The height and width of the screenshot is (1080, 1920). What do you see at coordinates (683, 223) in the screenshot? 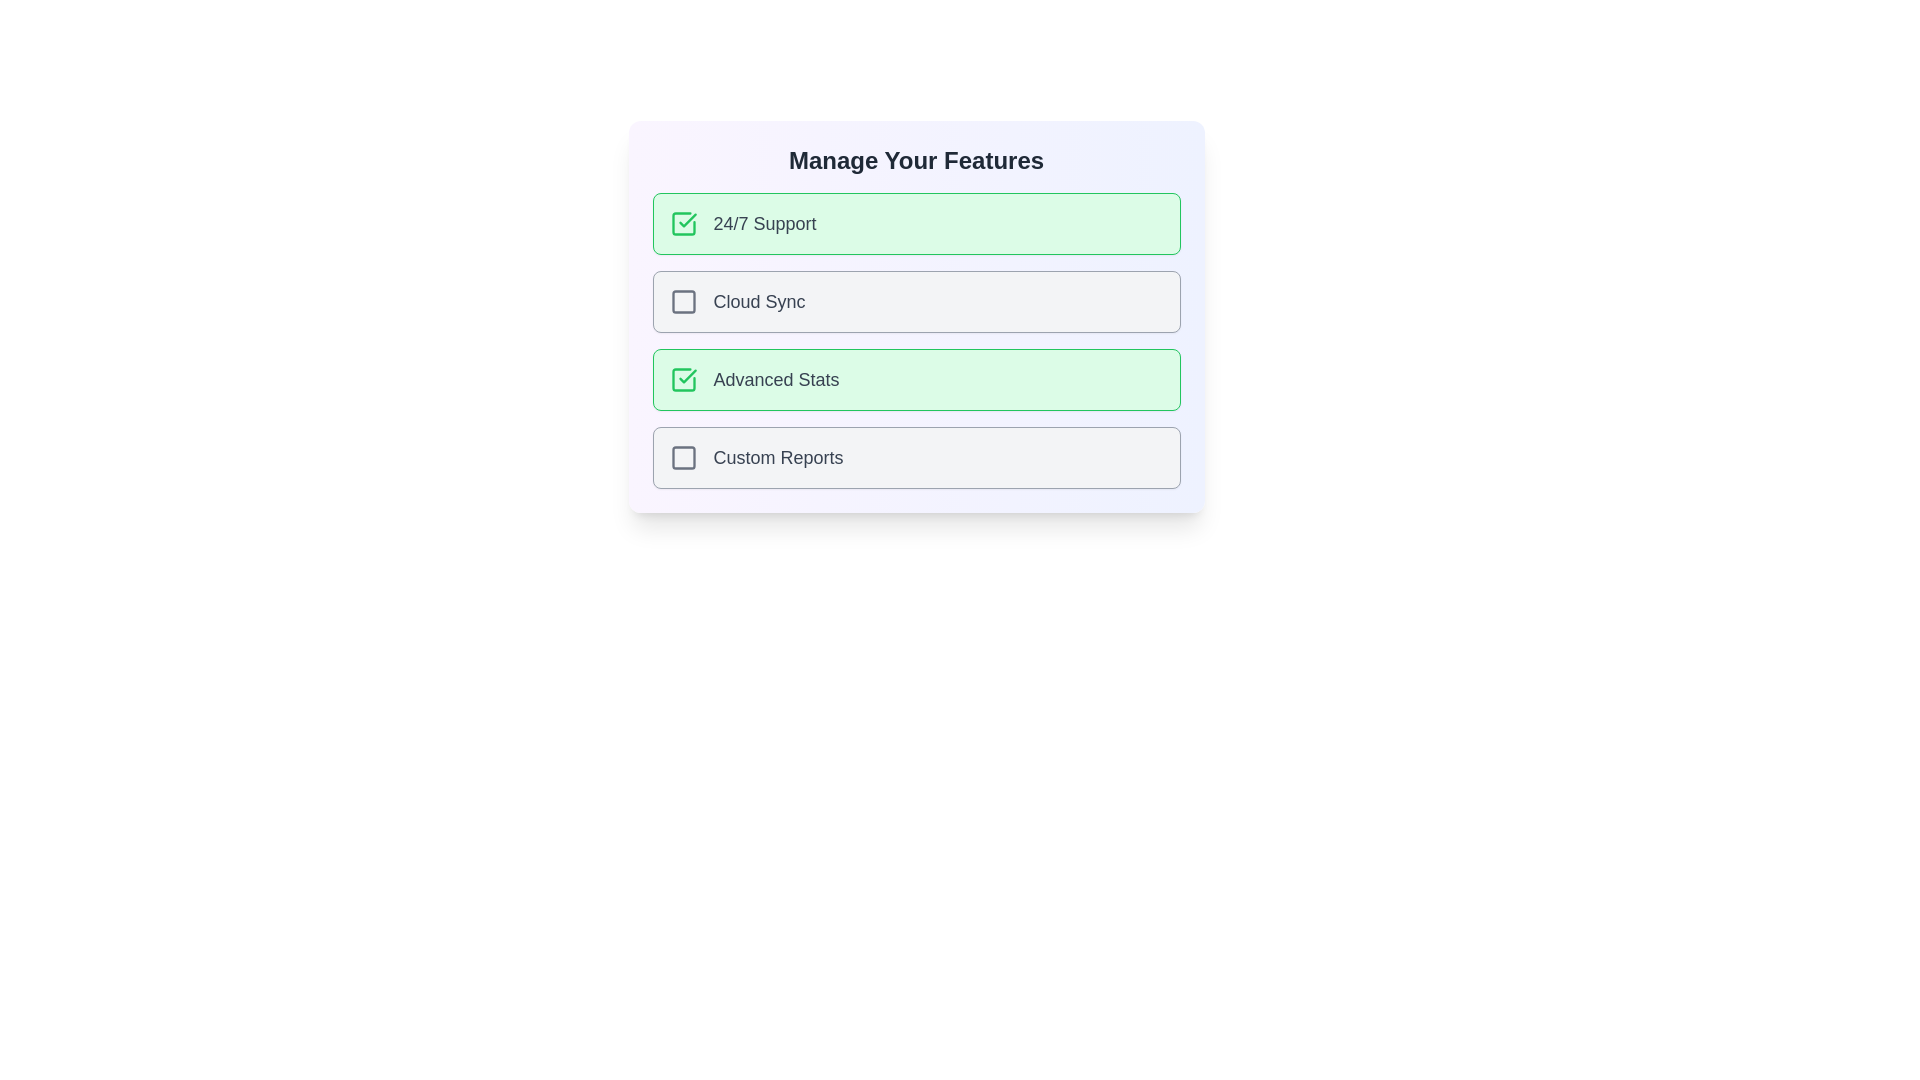
I see `the checkbox element (a hollow square with a thick stroke outline) next to '24/7 Support'` at bounding box center [683, 223].